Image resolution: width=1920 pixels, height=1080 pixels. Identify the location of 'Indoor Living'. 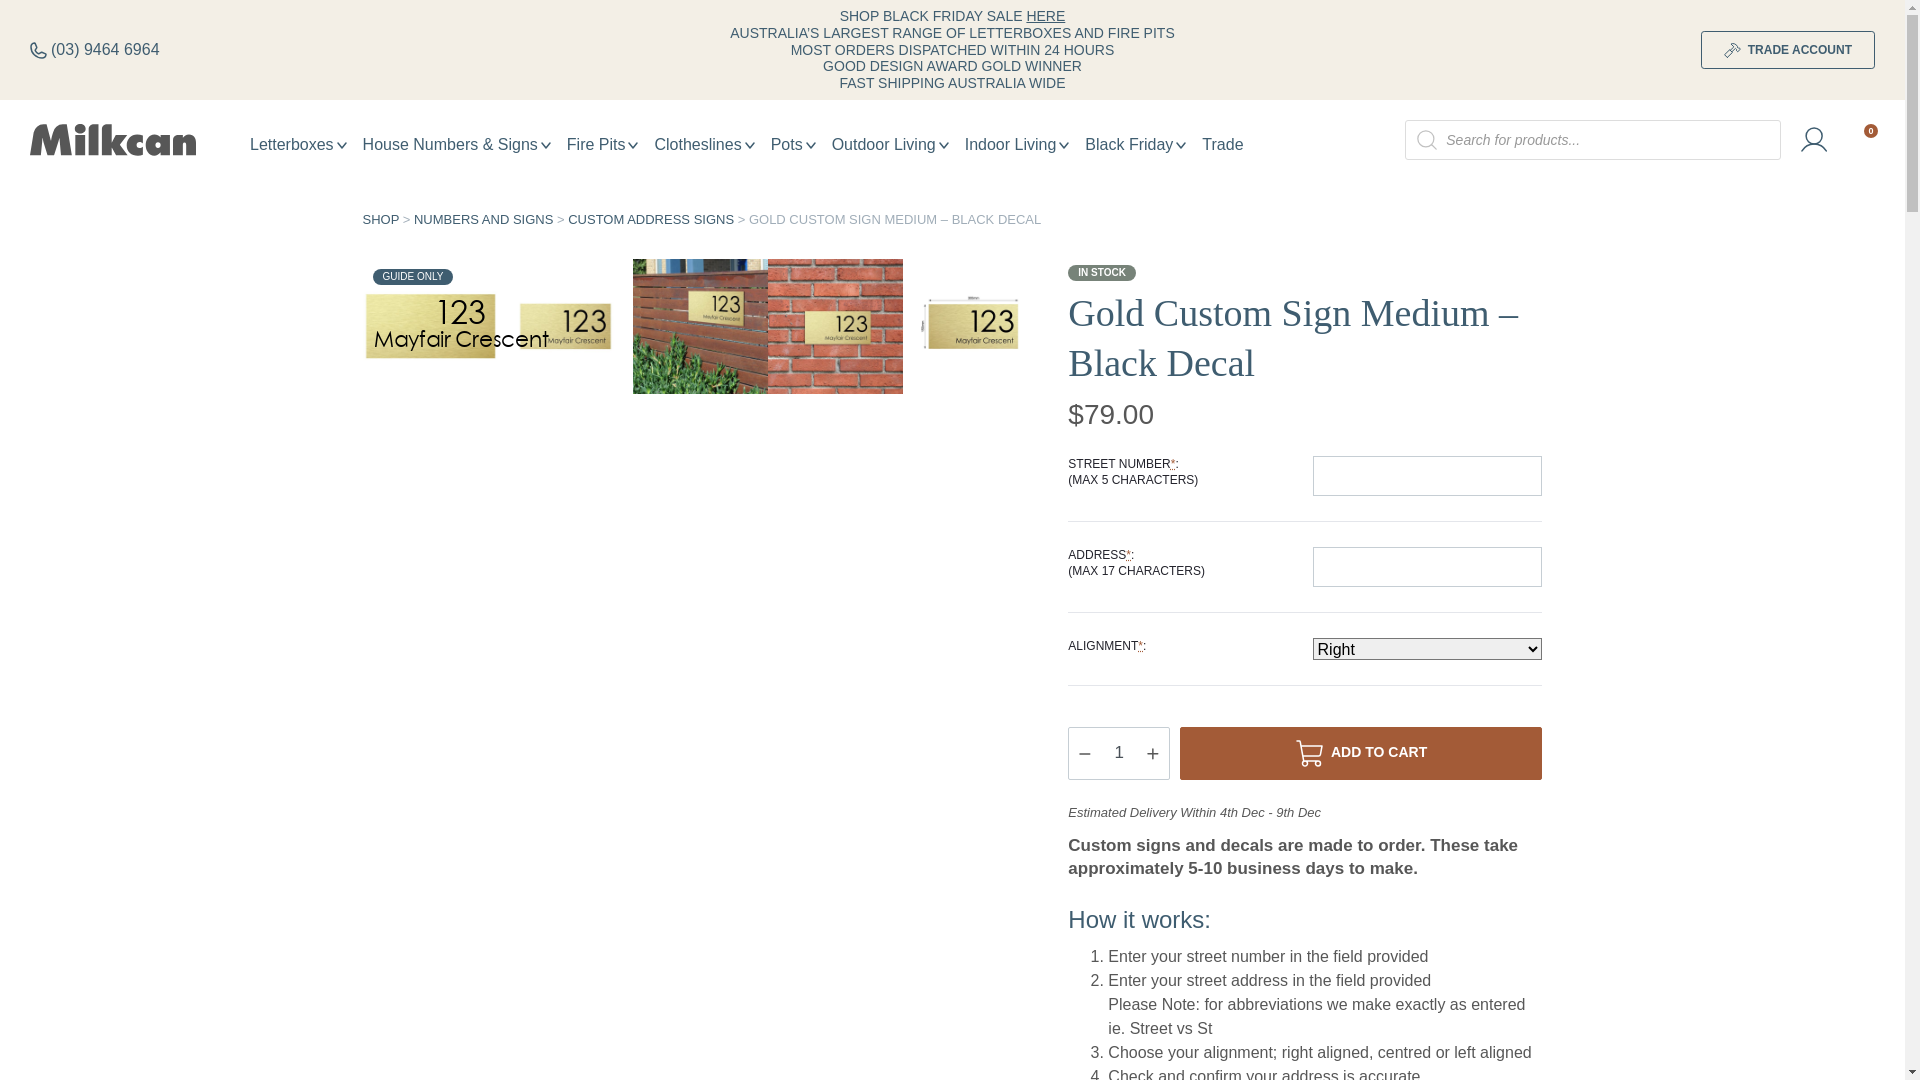
(1017, 143).